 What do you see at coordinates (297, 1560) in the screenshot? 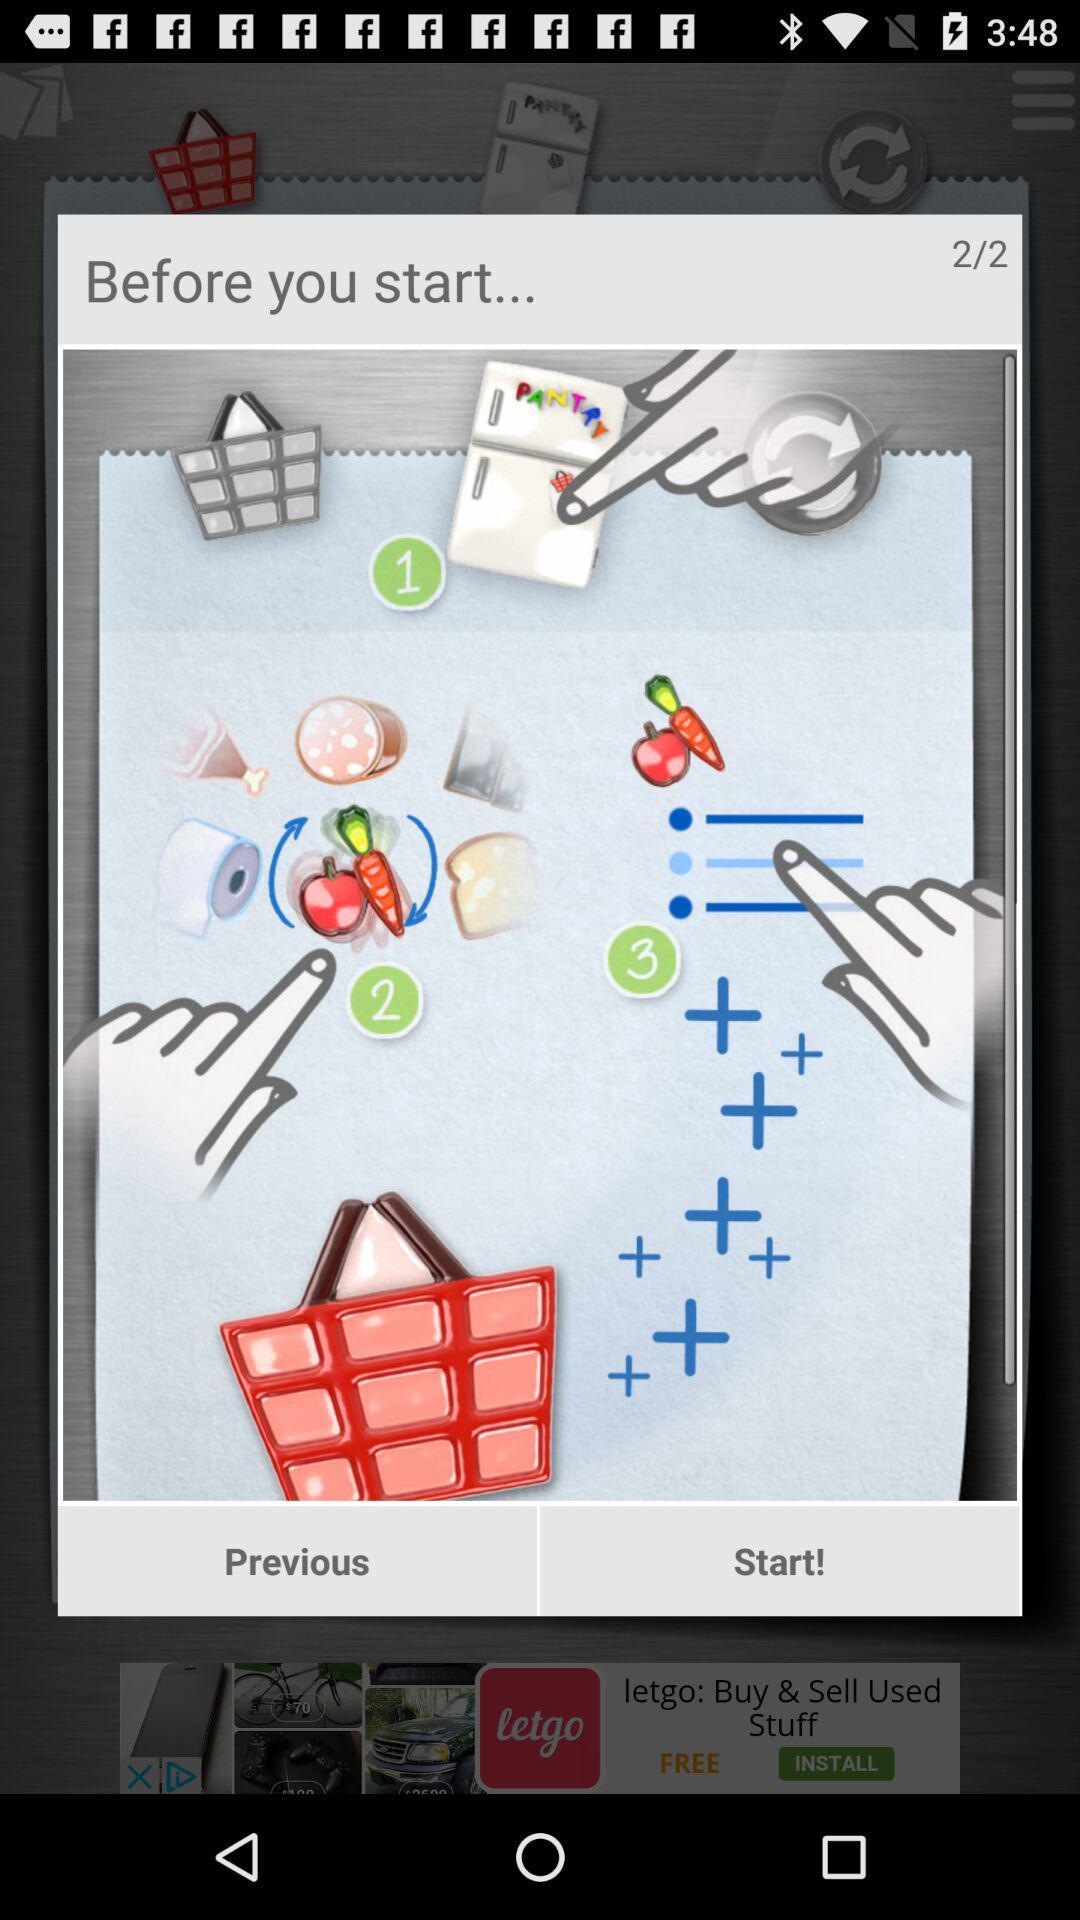
I see `icon at the bottom left corner` at bounding box center [297, 1560].